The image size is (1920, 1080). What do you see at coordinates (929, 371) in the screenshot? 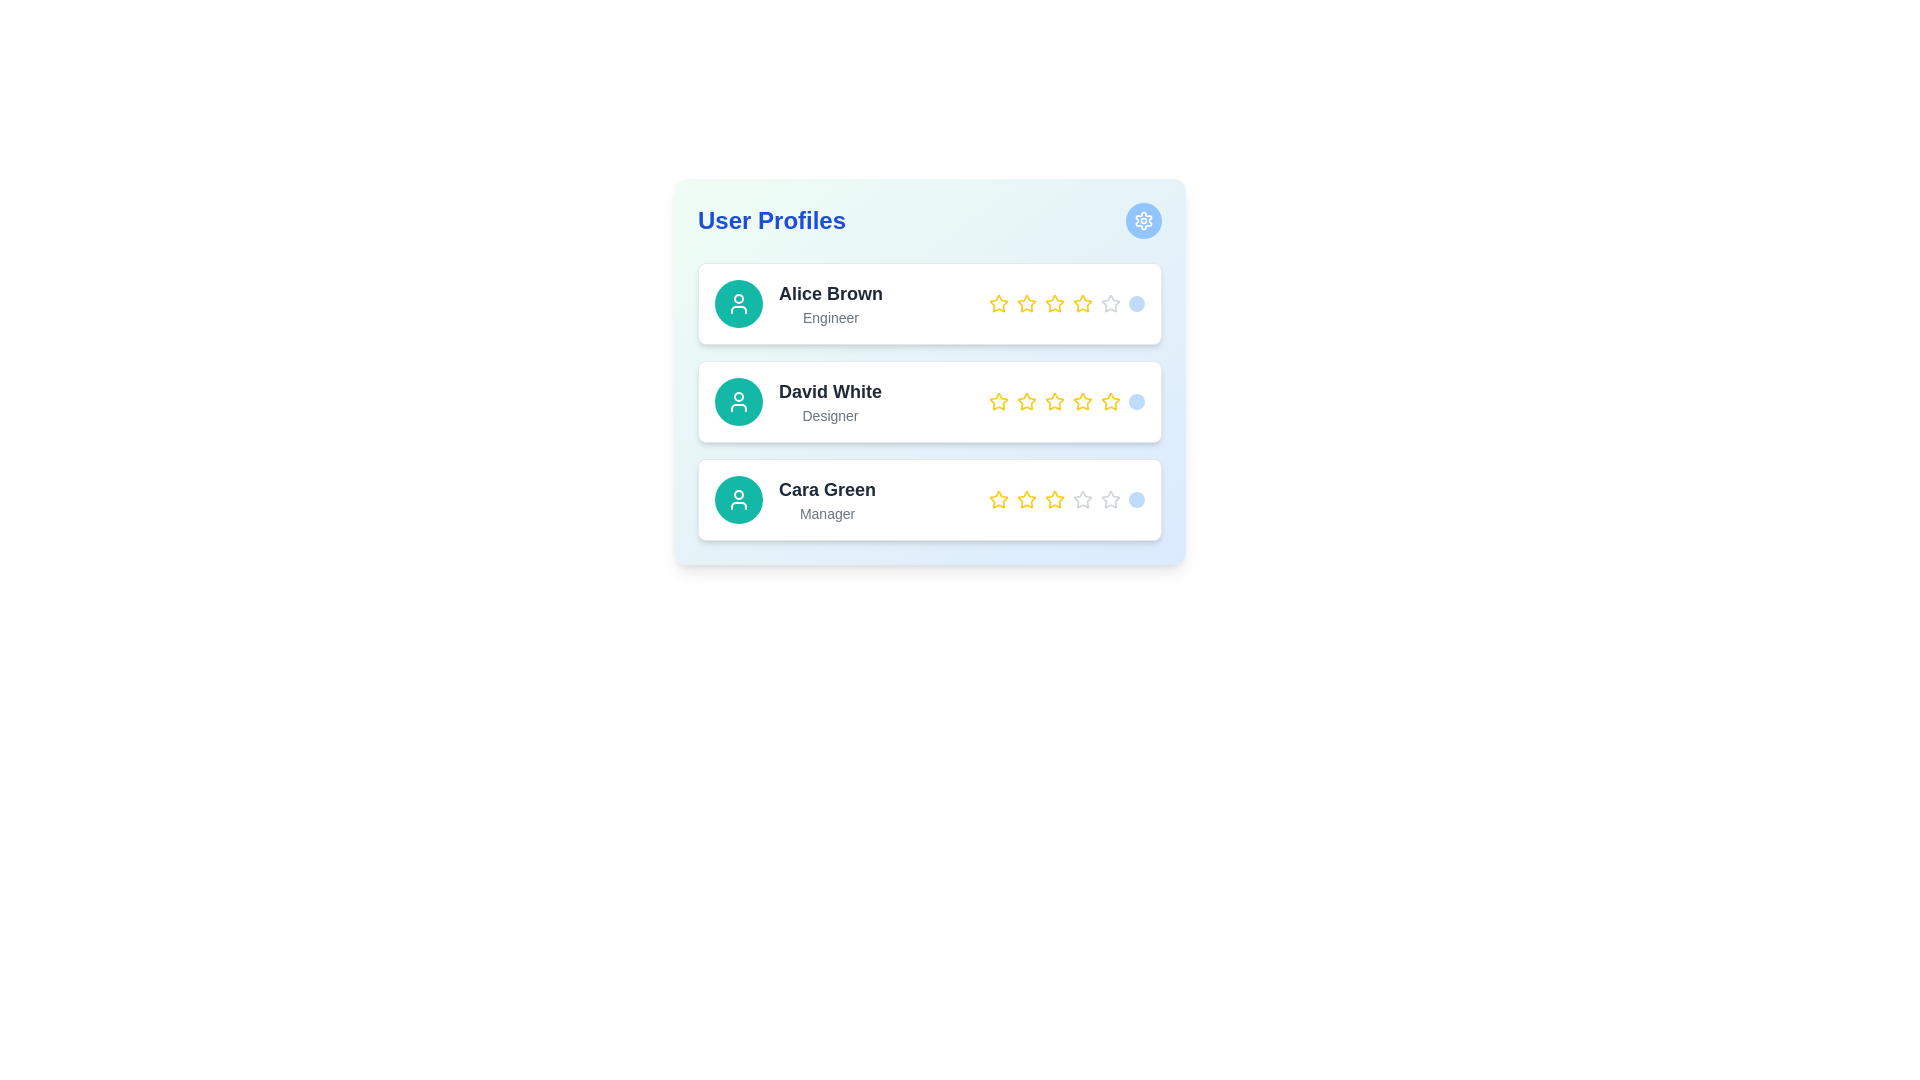
I see `the interactive star rating system for 'David White'` at bounding box center [929, 371].